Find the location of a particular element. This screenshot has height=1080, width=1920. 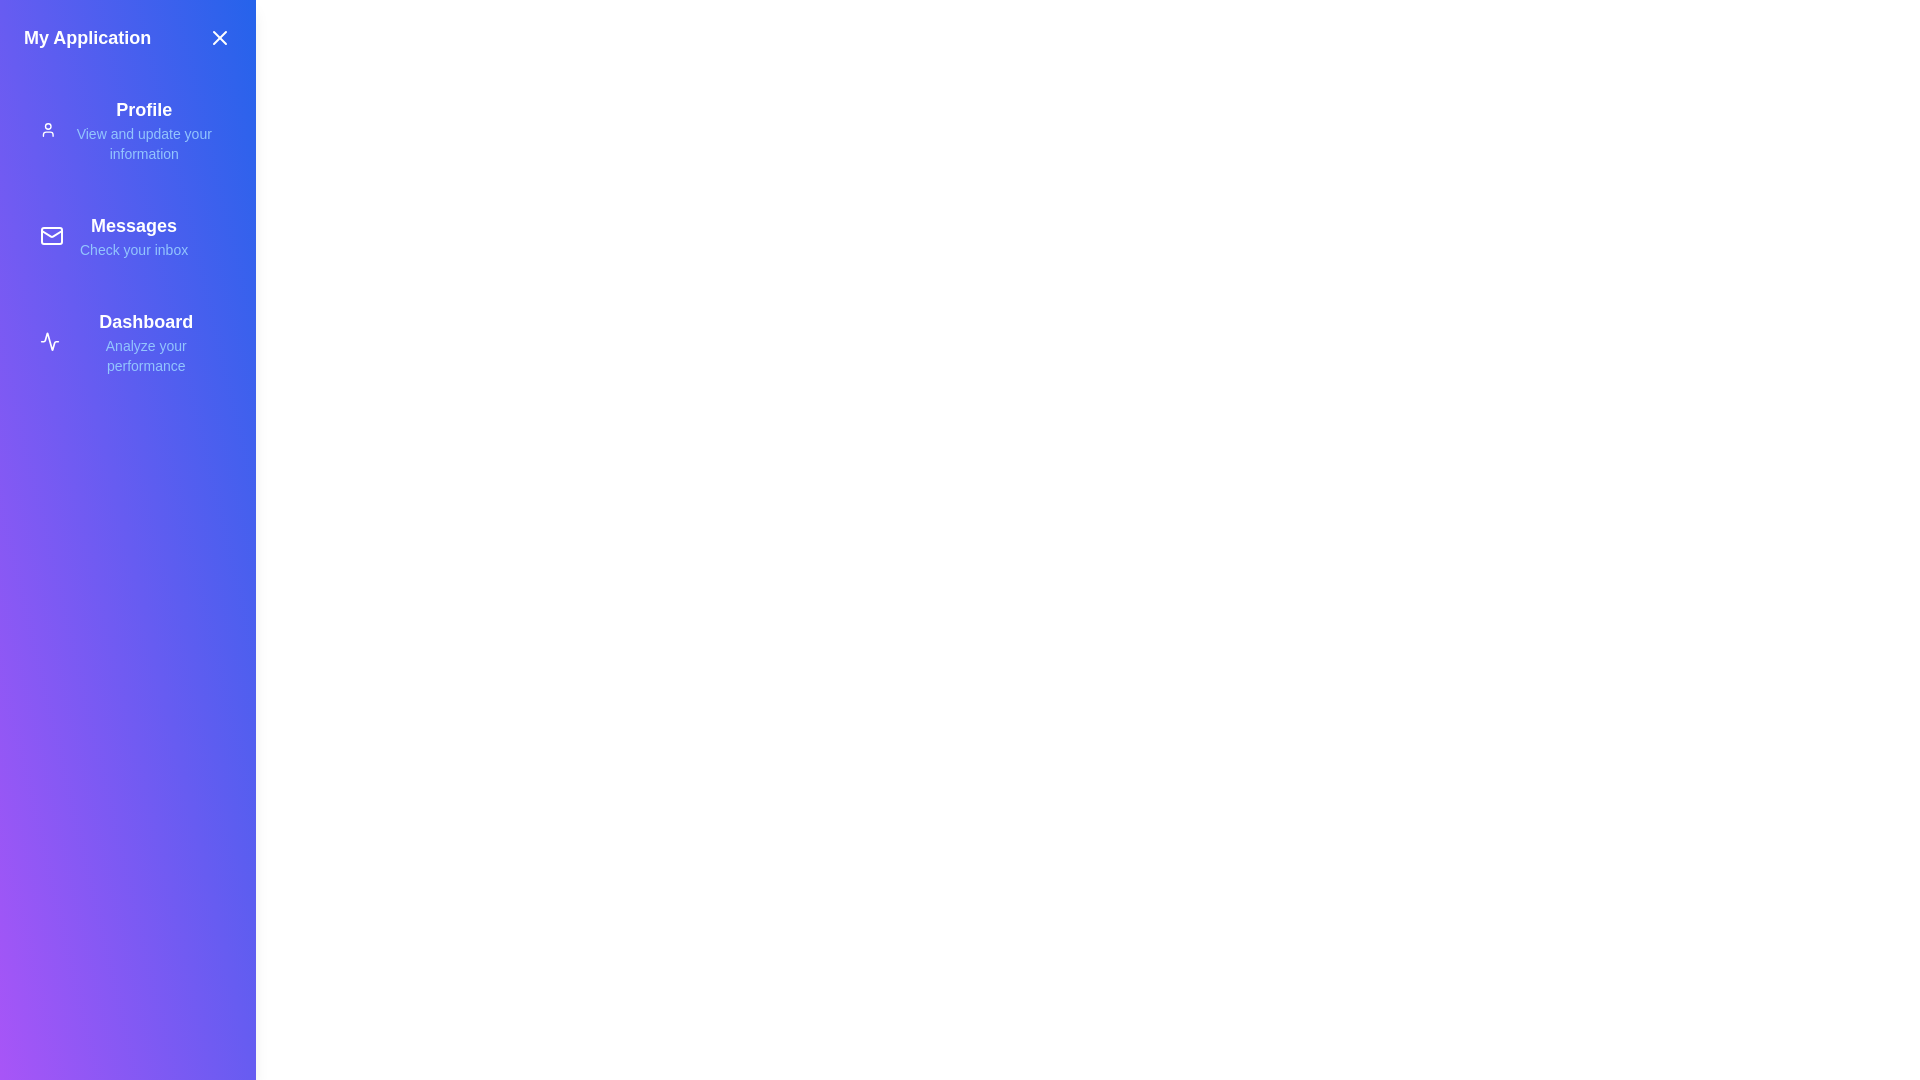

the toggle button to open or close the drawer is located at coordinates (220, 38).